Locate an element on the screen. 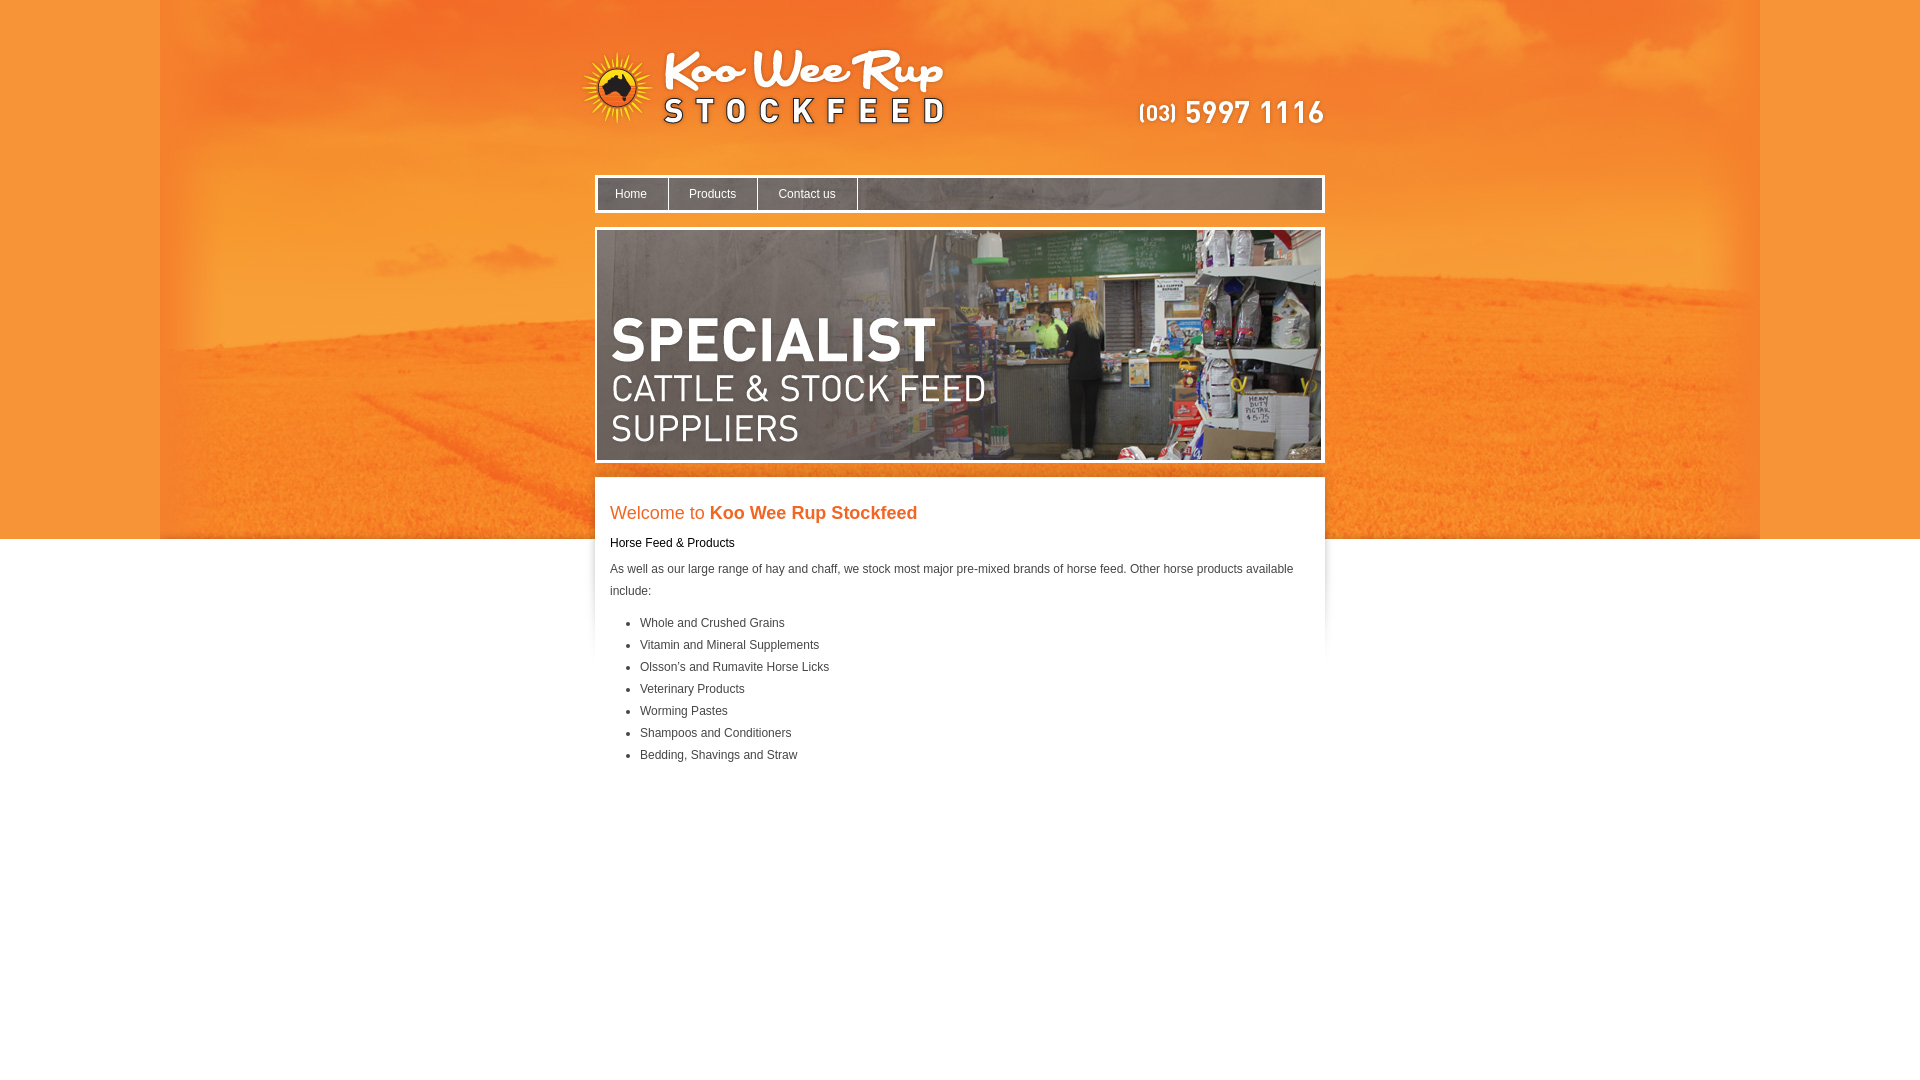  'Home' is located at coordinates (630, 193).